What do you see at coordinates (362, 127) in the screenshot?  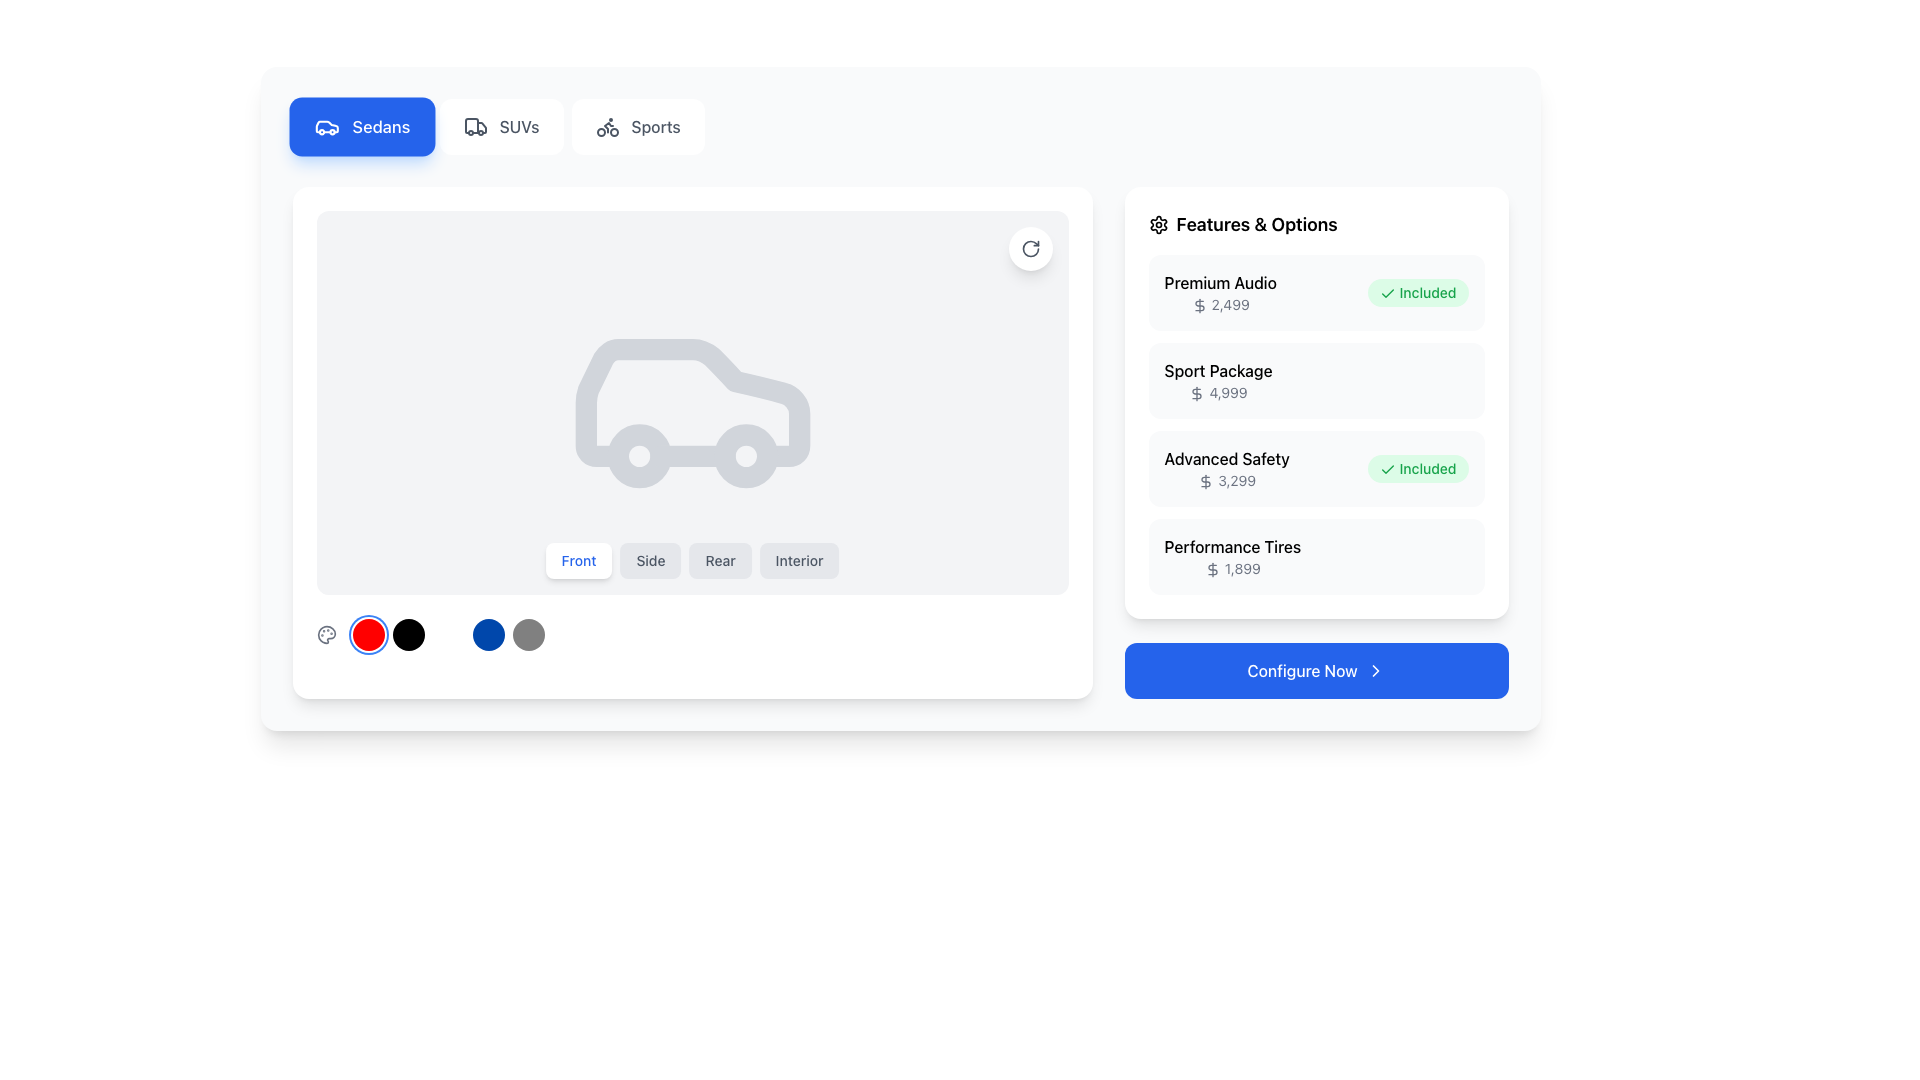 I see `the 'Sedans' navigation button located in the top-left corner of the interface to possibly reveal additional information or effects` at bounding box center [362, 127].